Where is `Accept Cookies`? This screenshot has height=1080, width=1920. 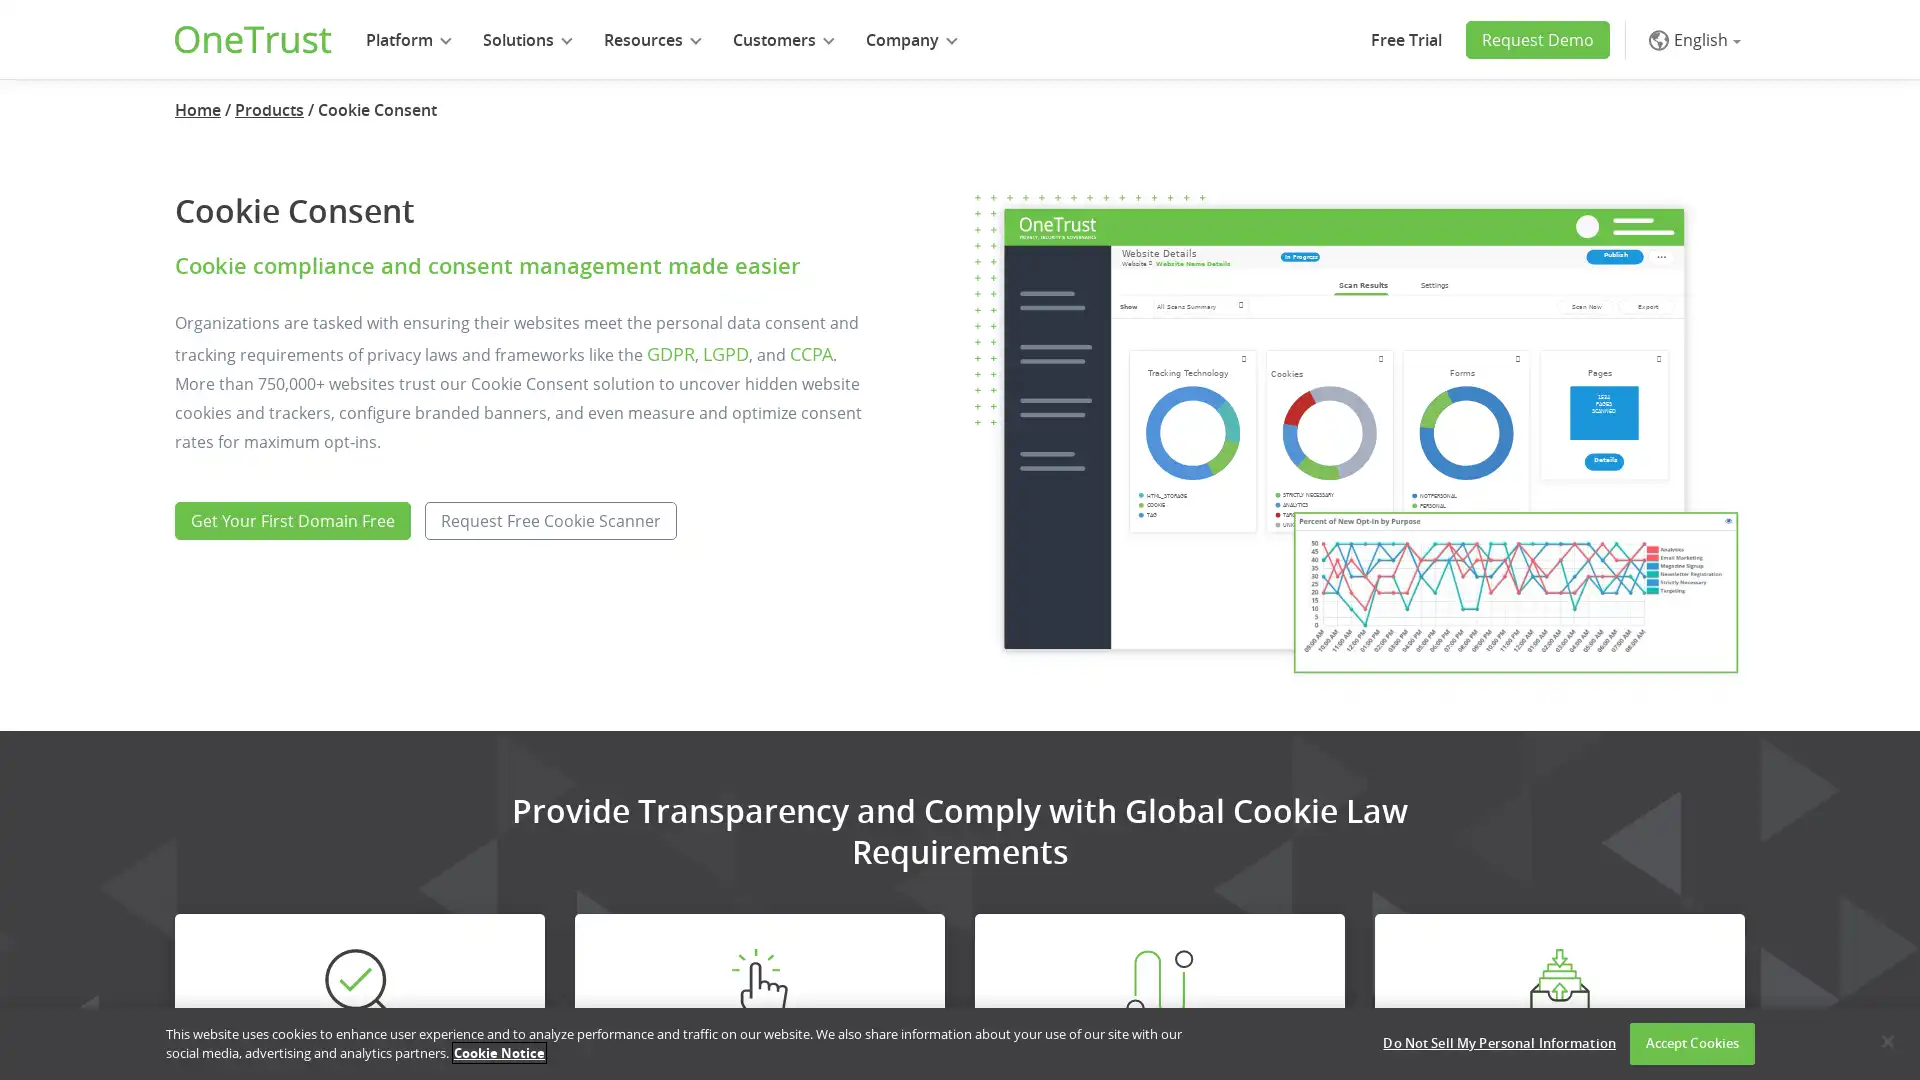
Accept Cookies is located at coordinates (1691, 1043).